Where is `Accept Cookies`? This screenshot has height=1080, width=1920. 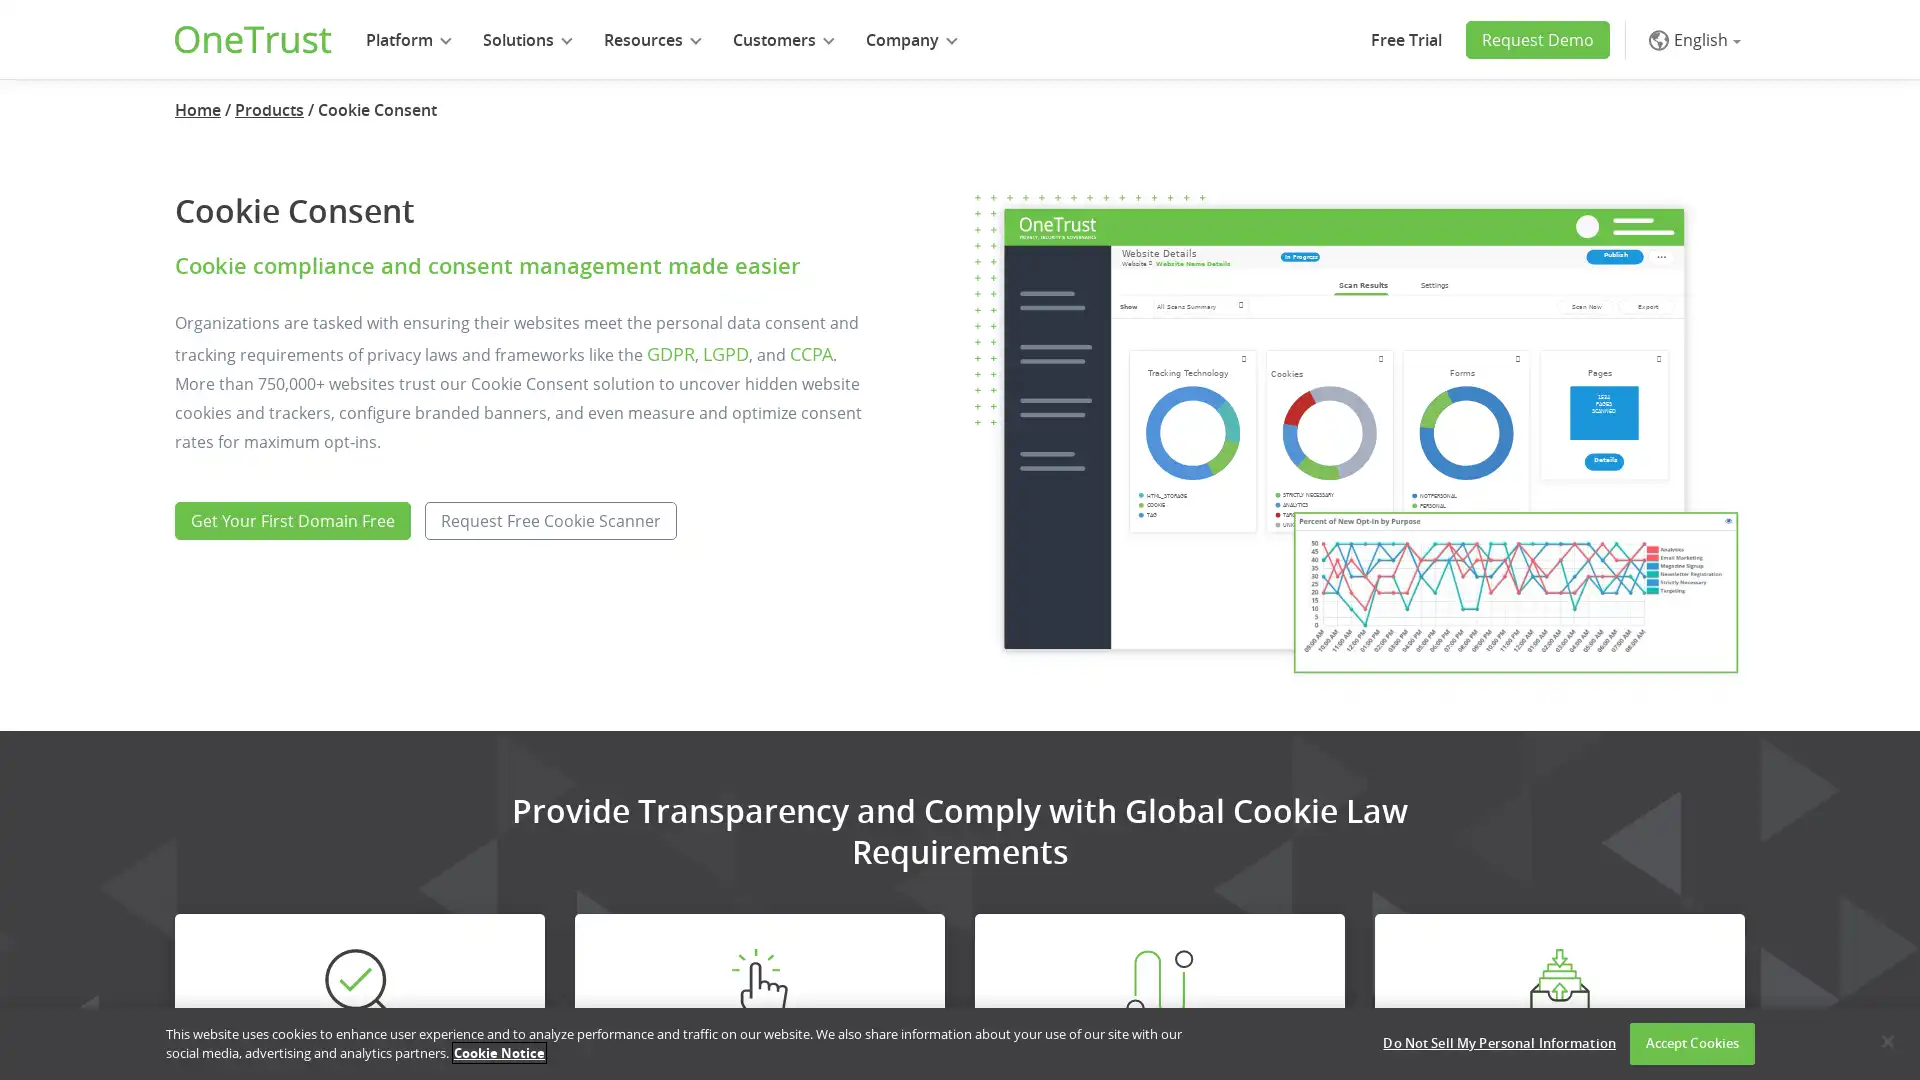
Accept Cookies is located at coordinates (1691, 1043).